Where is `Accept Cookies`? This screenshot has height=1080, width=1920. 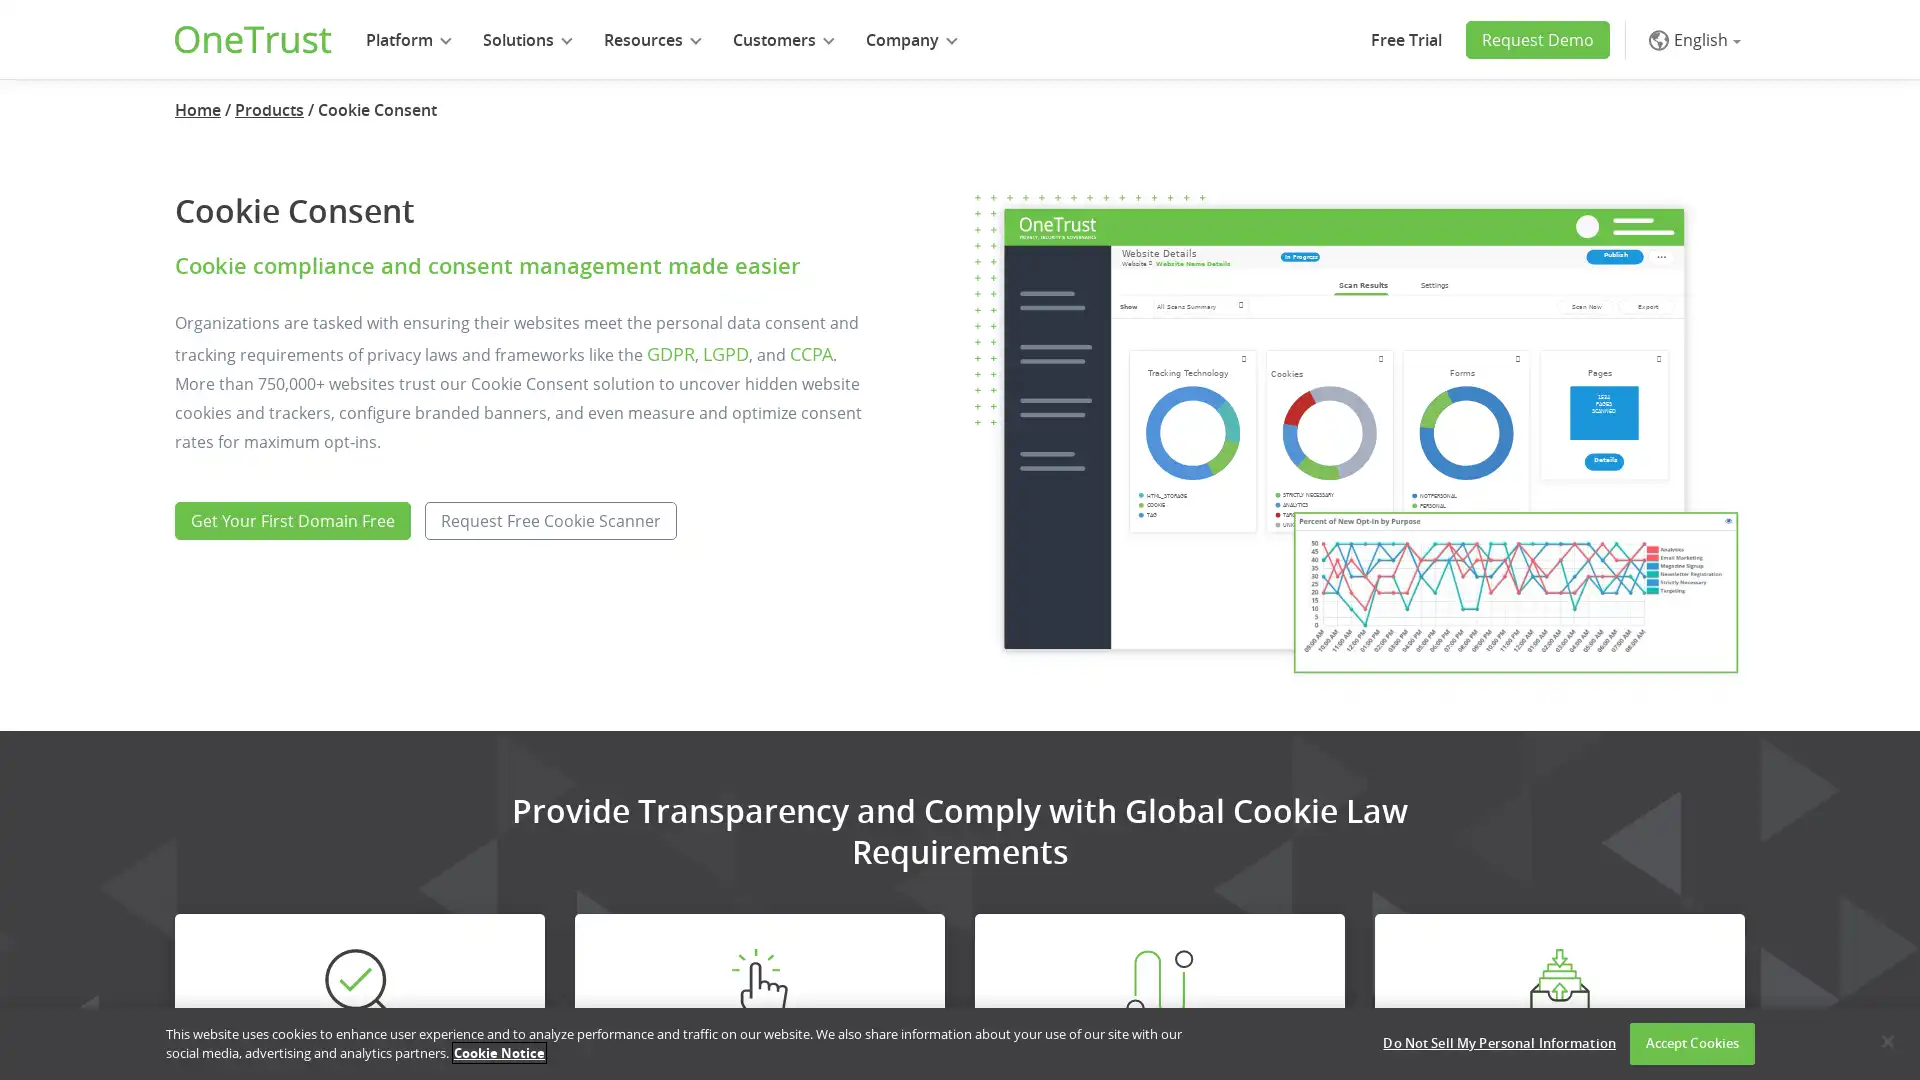
Accept Cookies is located at coordinates (1691, 1043).